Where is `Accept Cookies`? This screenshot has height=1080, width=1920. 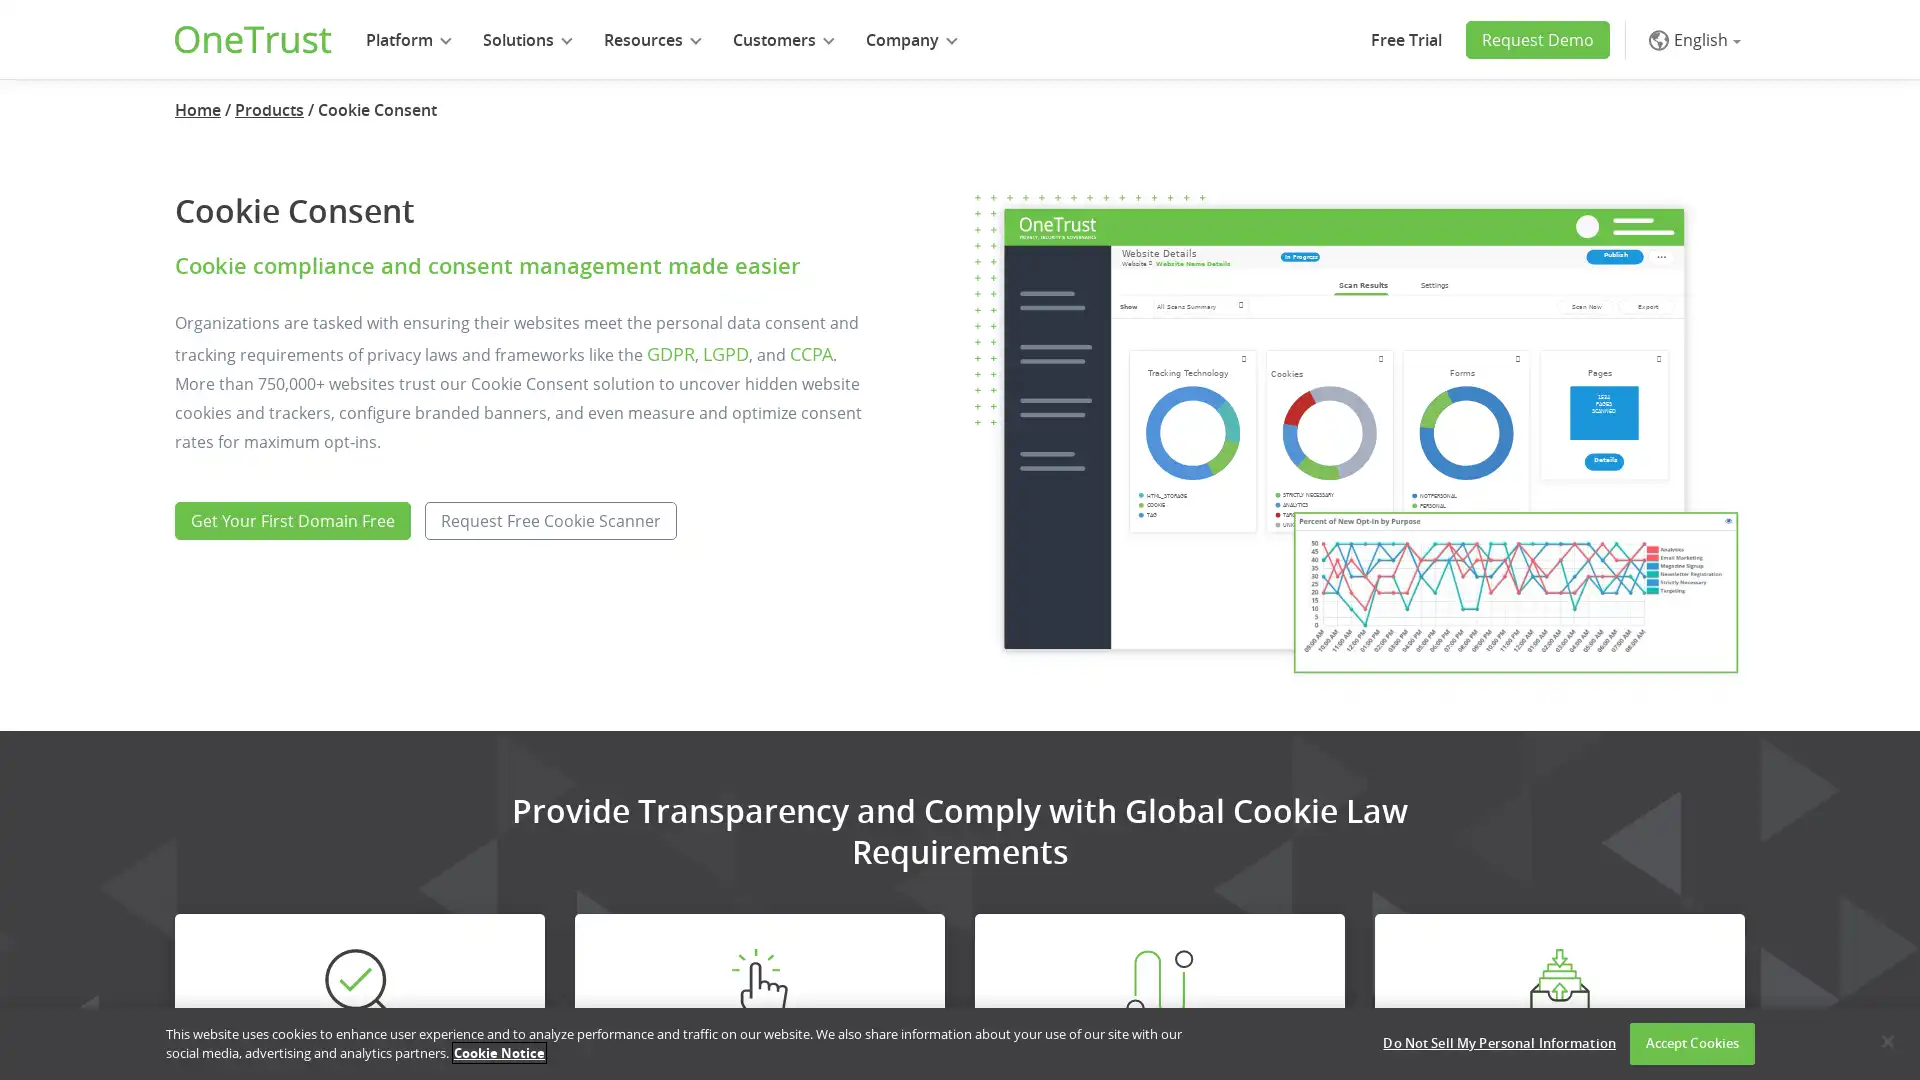
Accept Cookies is located at coordinates (1691, 1043).